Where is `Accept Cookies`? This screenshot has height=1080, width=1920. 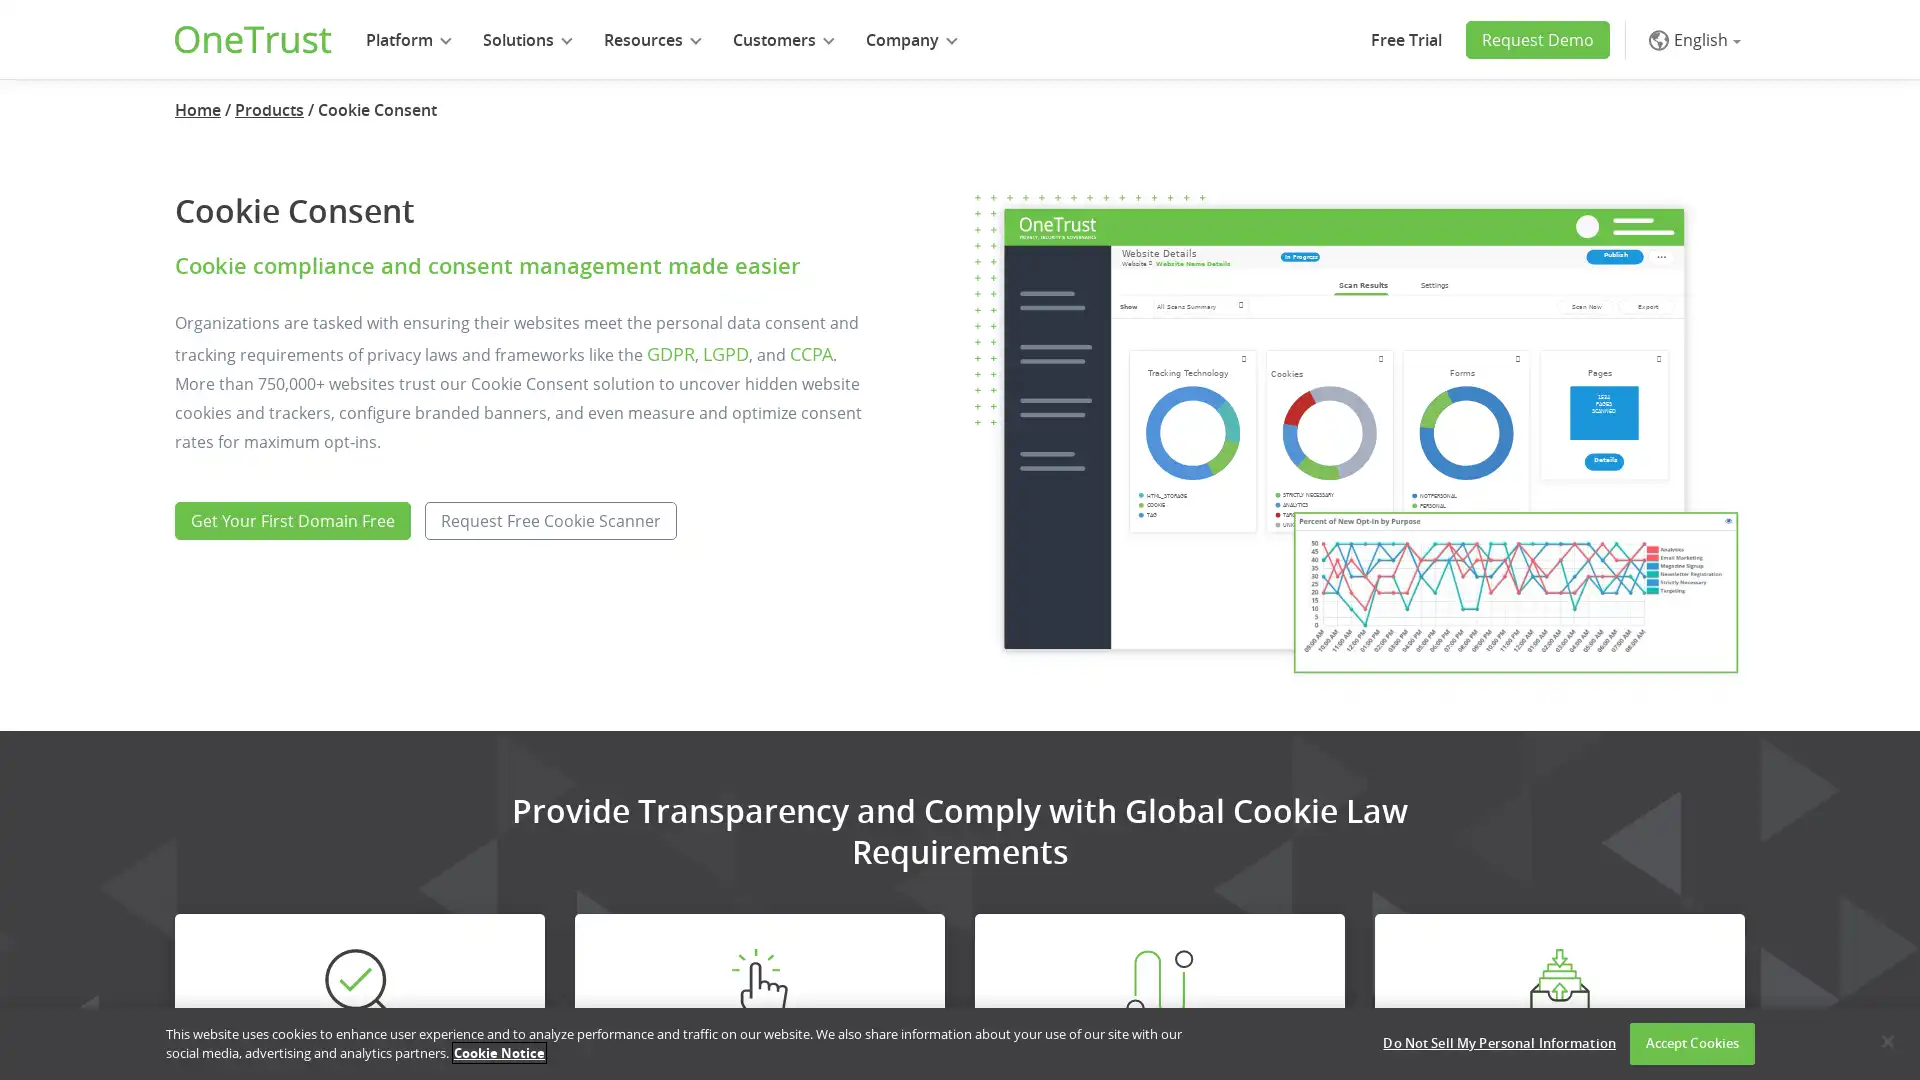
Accept Cookies is located at coordinates (1691, 1043).